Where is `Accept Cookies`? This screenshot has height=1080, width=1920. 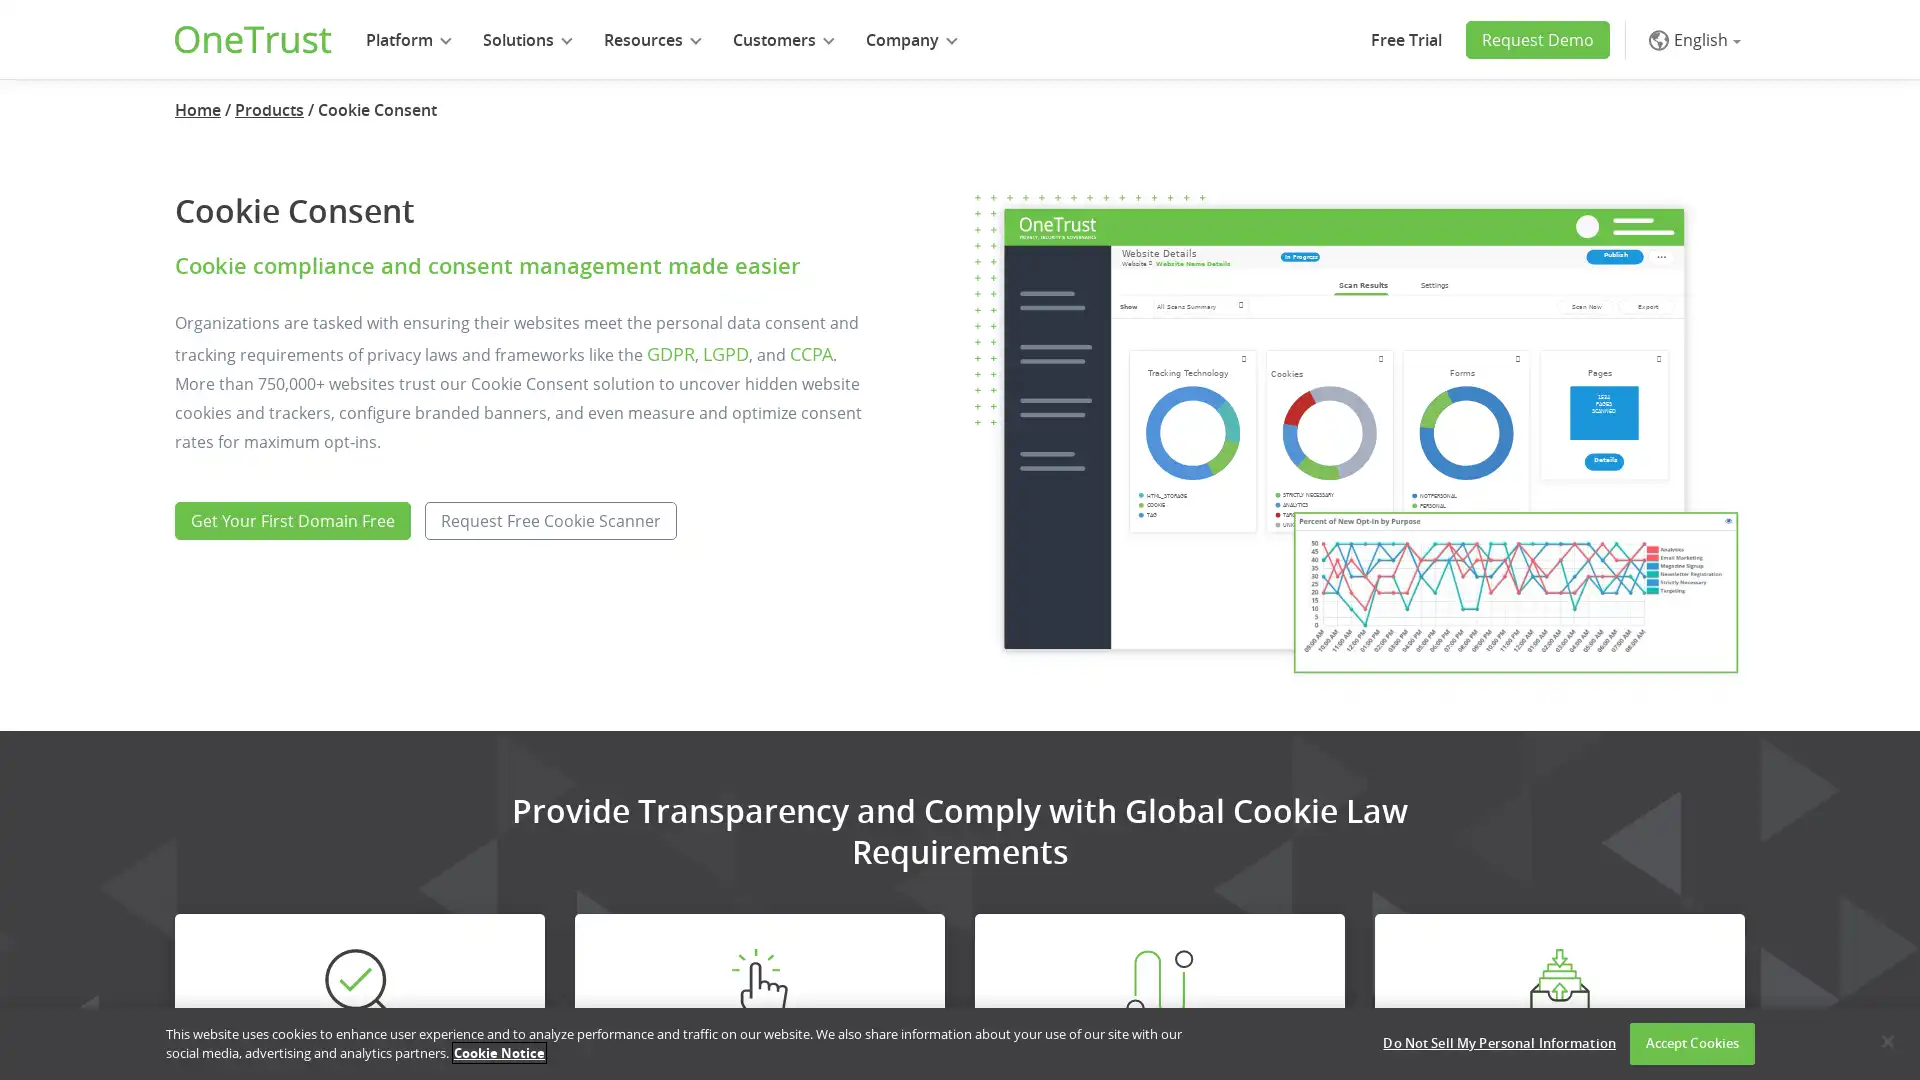
Accept Cookies is located at coordinates (1691, 1043).